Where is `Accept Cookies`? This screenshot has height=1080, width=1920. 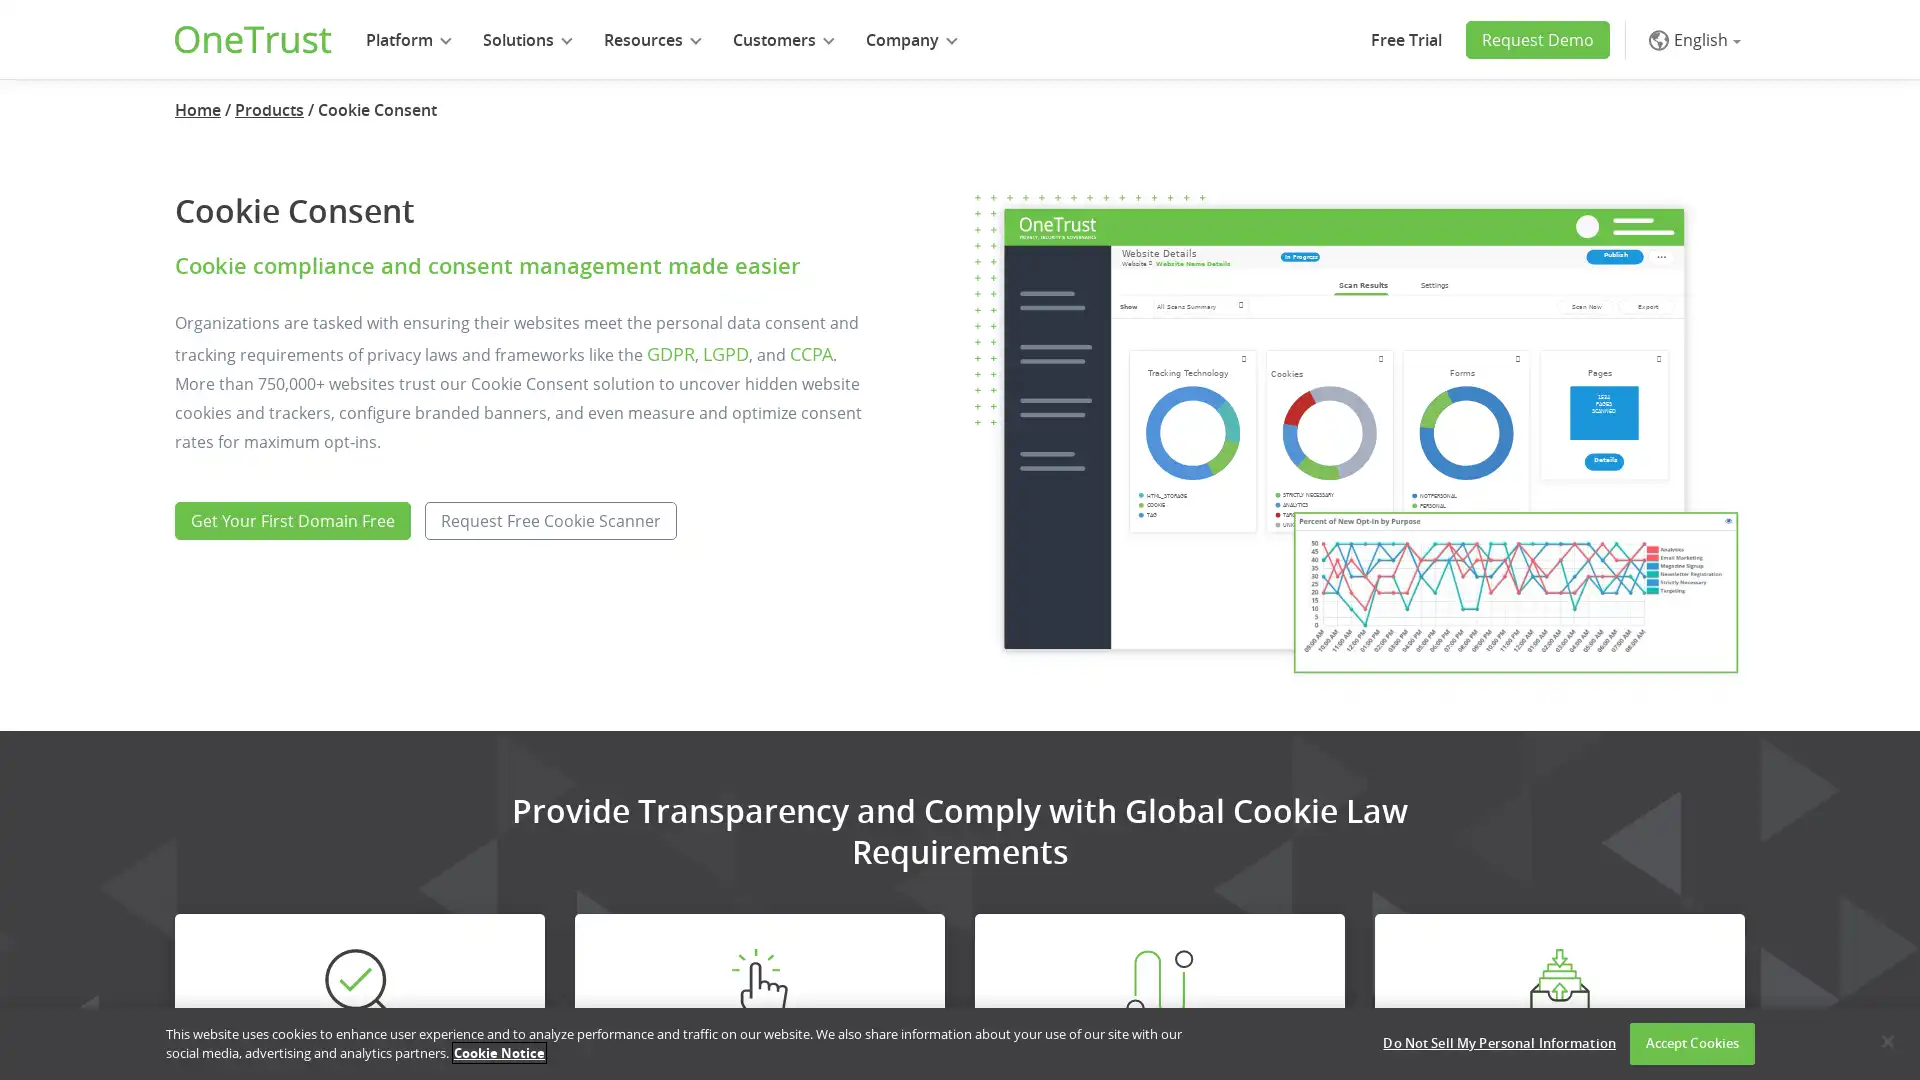
Accept Cookies is located at coordinates (1691, 1043).